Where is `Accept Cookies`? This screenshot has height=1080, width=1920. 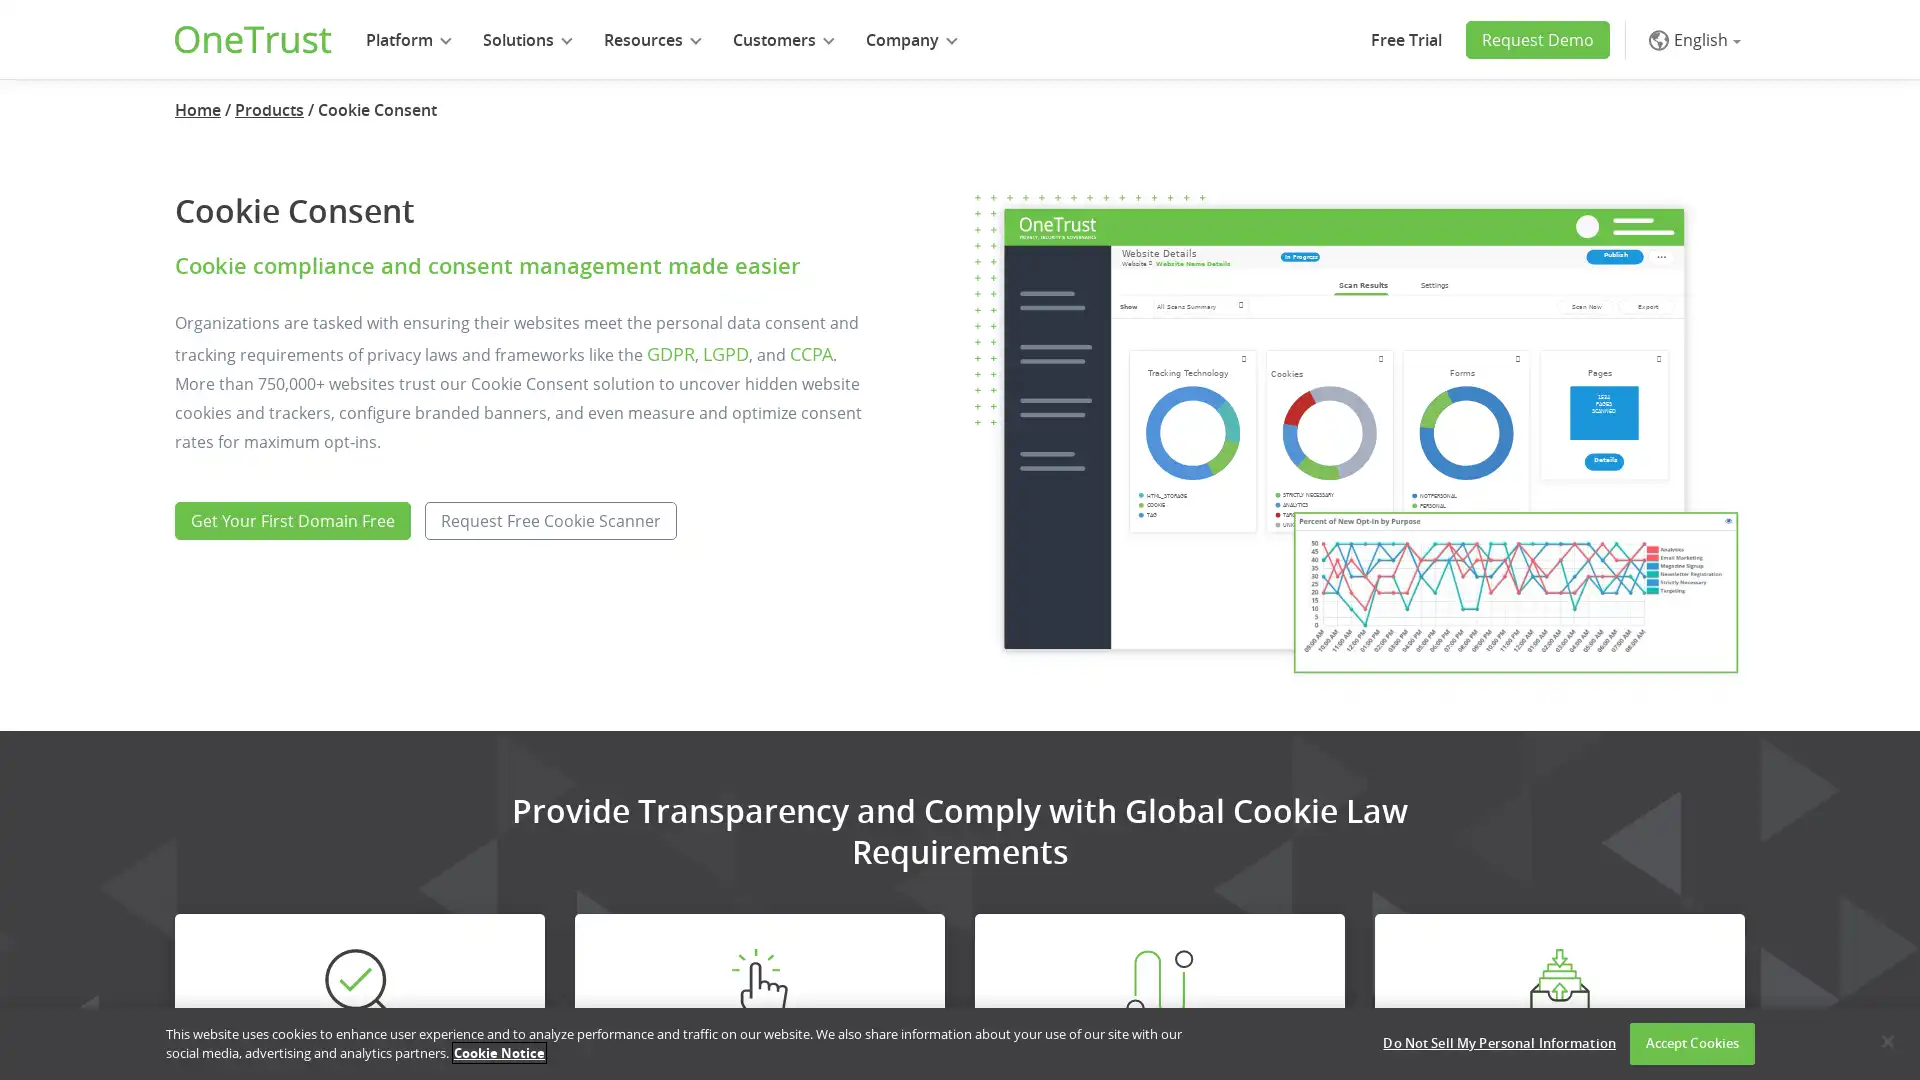
Accept Cookies is located at coordinates (1691, 1043).